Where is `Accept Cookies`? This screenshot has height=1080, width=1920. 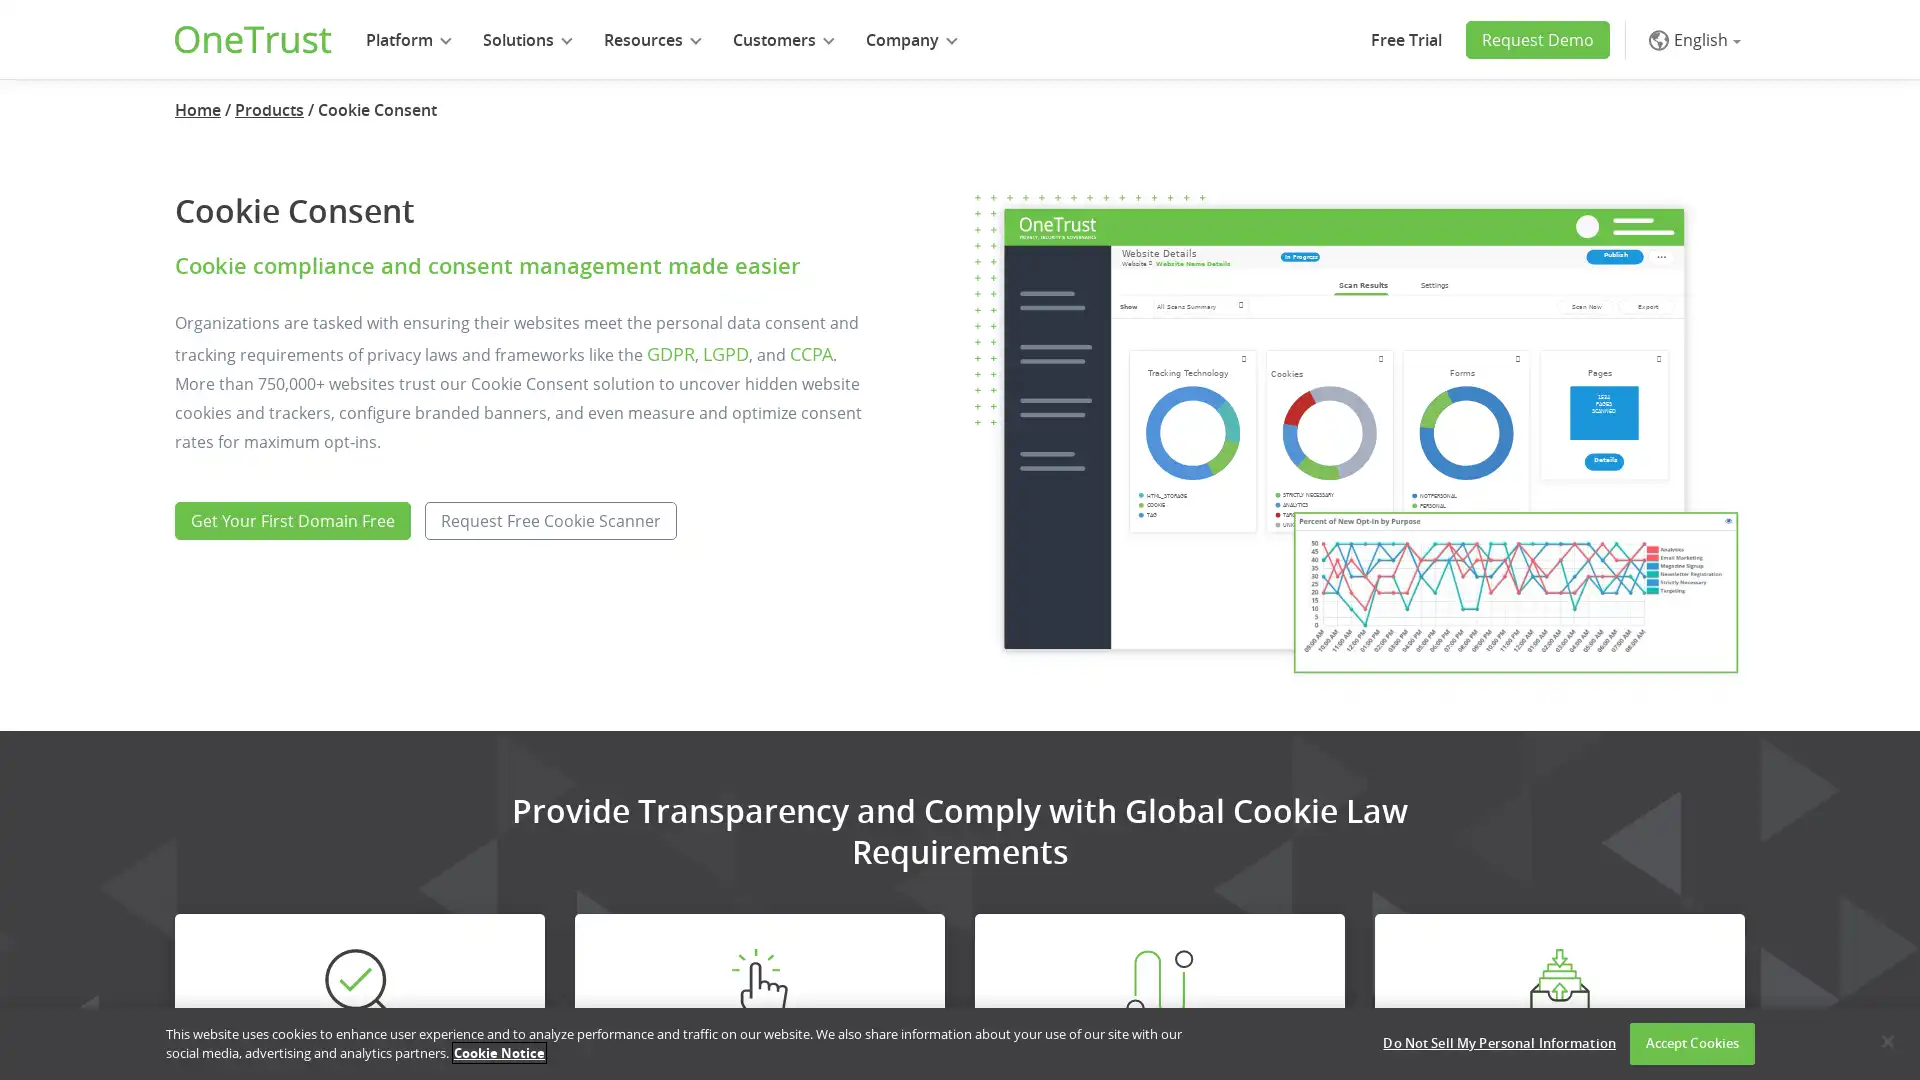
Accept Cookies is located at coordinates (1691, 1043).